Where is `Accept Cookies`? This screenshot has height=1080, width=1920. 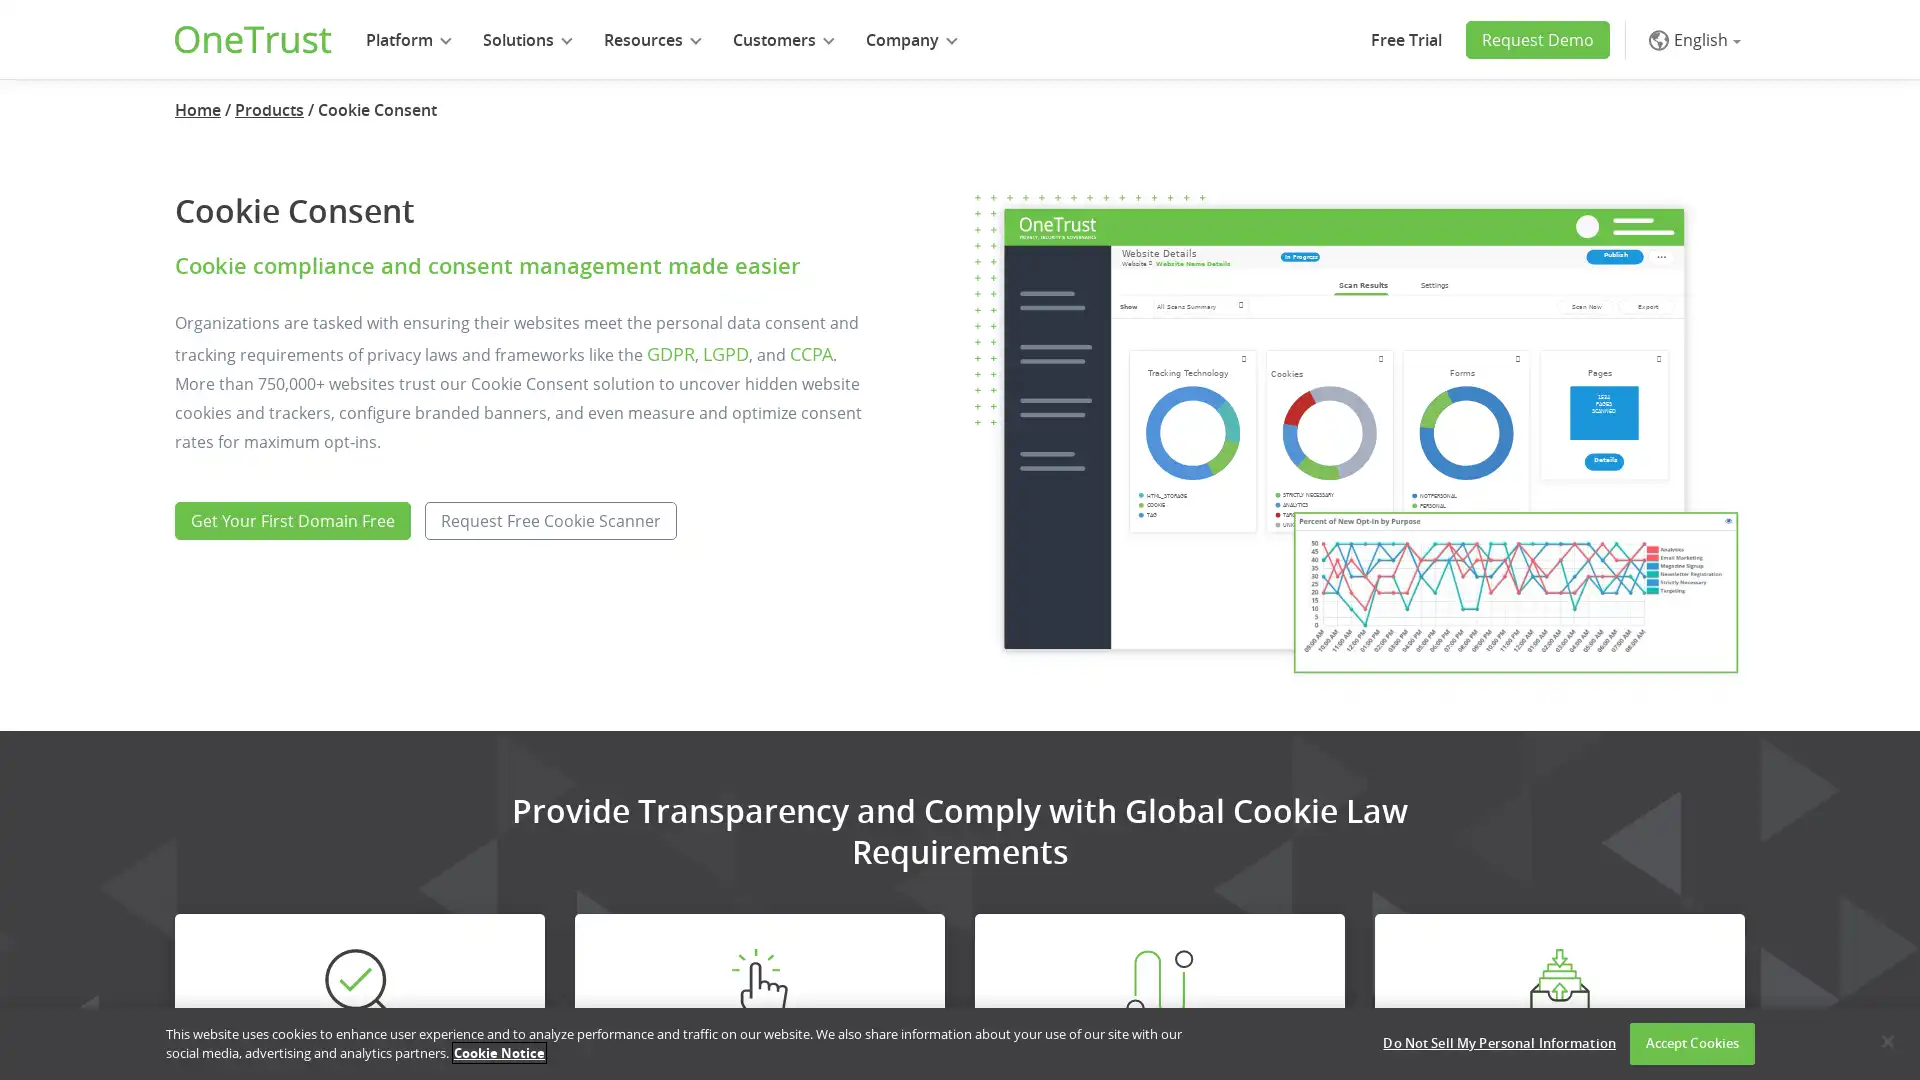
Accept Cookies is located at coordinates (1691, 1043).